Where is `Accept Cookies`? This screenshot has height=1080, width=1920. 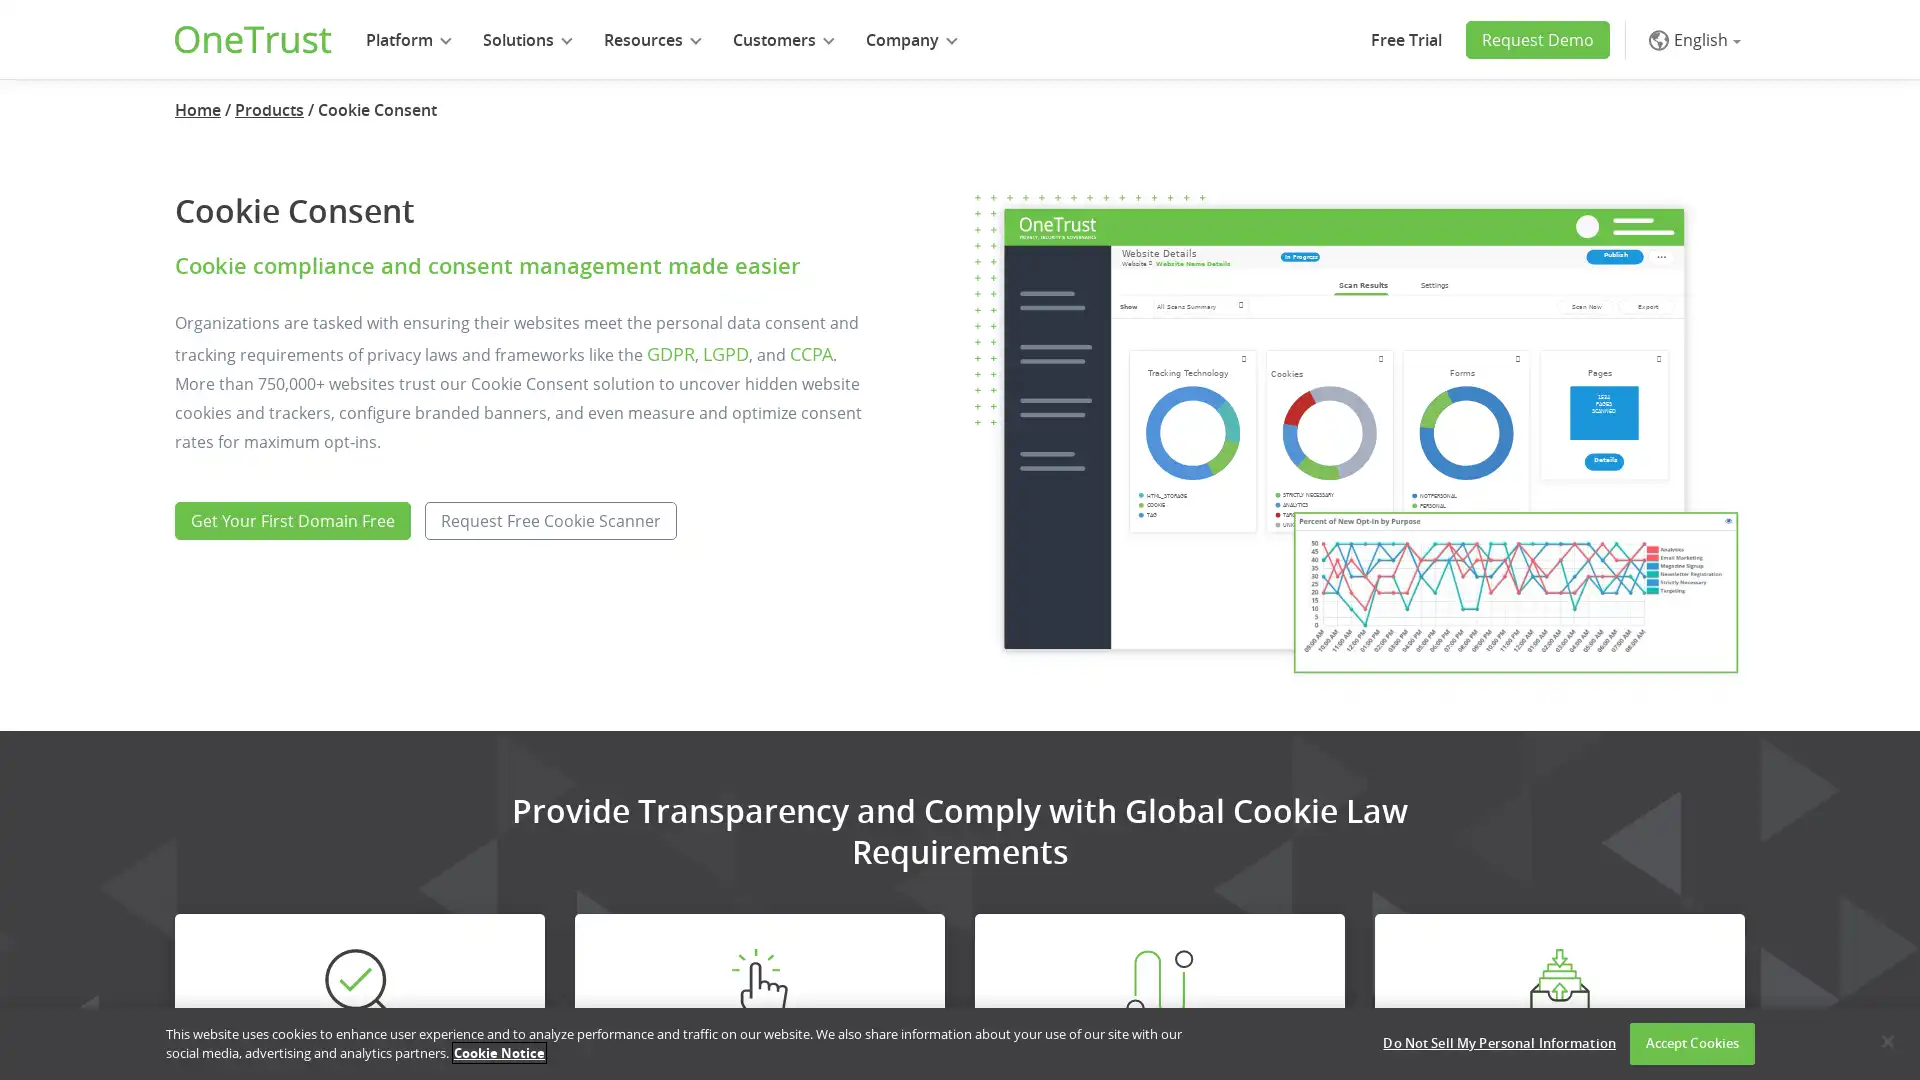
Accept Cookies is located at coordinates (1691, 1043).